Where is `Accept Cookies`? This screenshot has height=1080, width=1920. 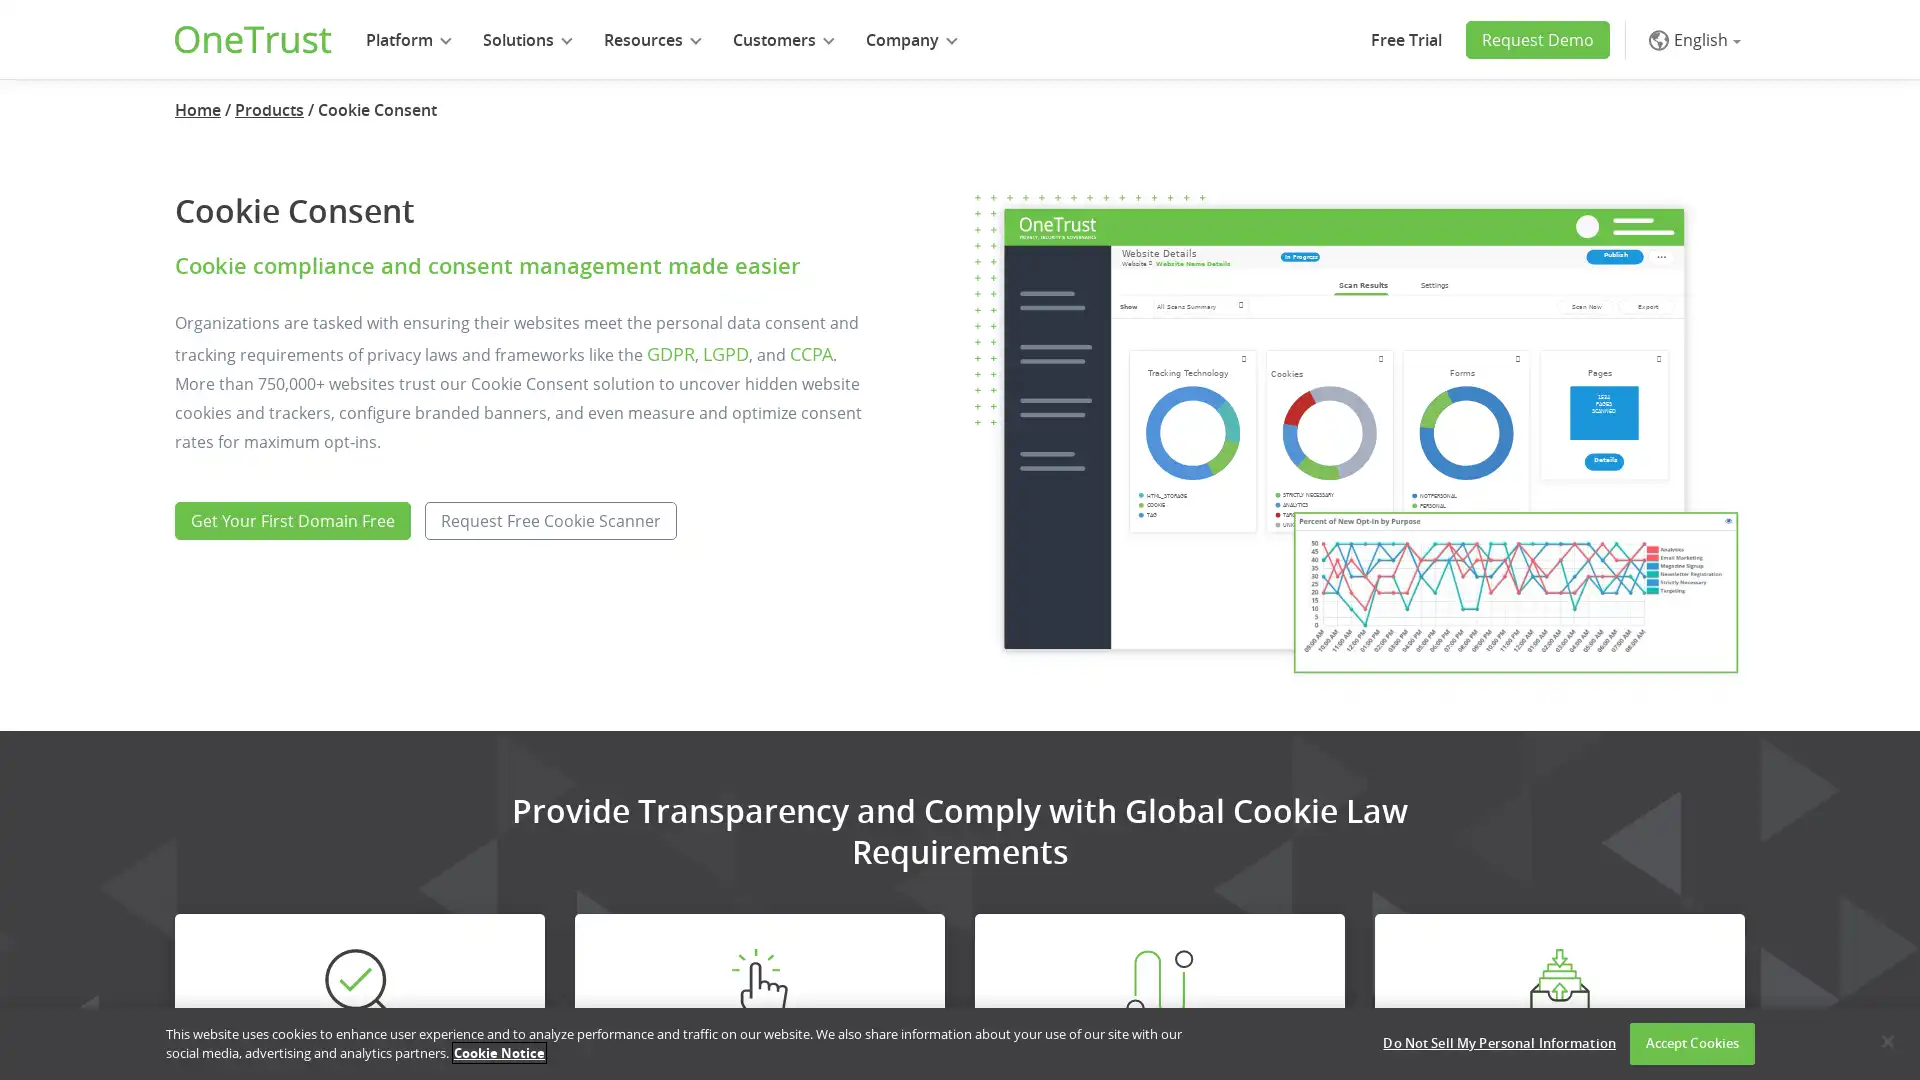
Accept Cookies is located at coordinates (1691, 1043).